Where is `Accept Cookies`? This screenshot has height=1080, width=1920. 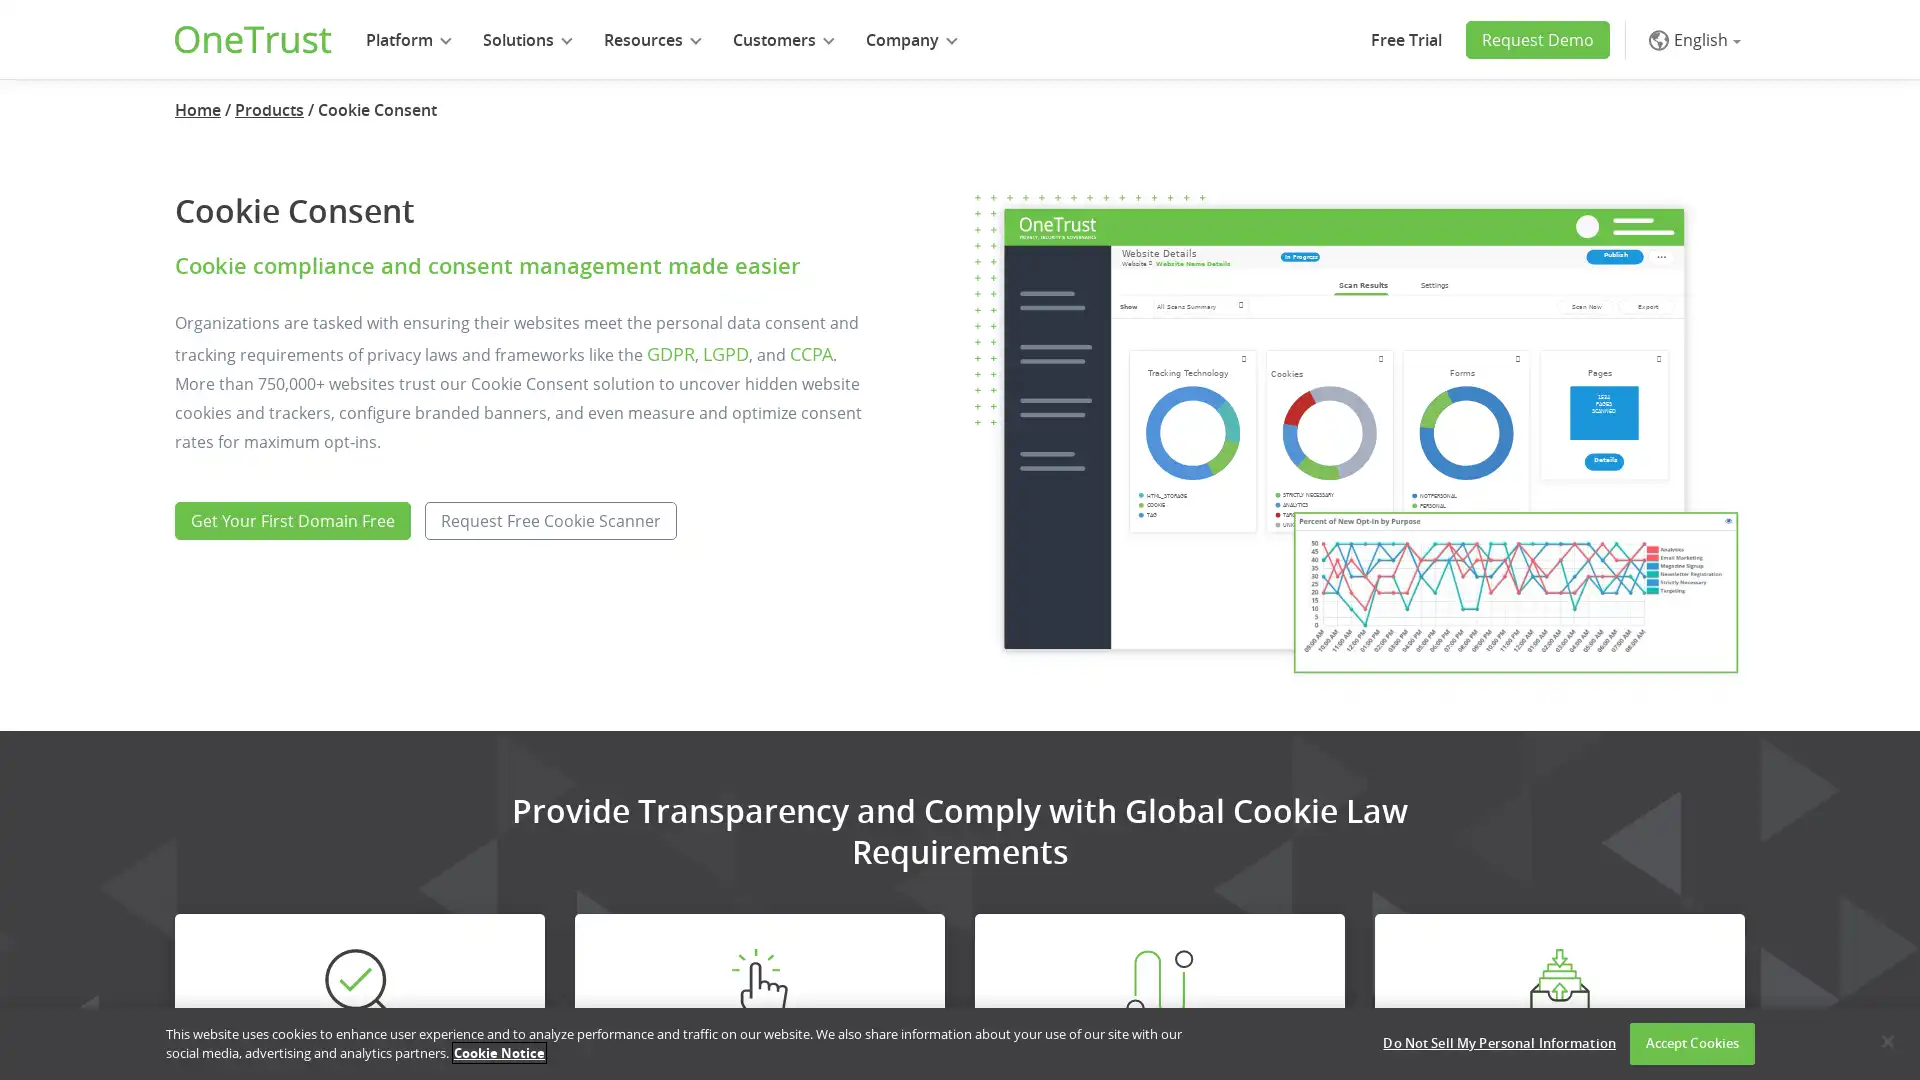
Accept Cookies is located at coordinates (1691, 1043).